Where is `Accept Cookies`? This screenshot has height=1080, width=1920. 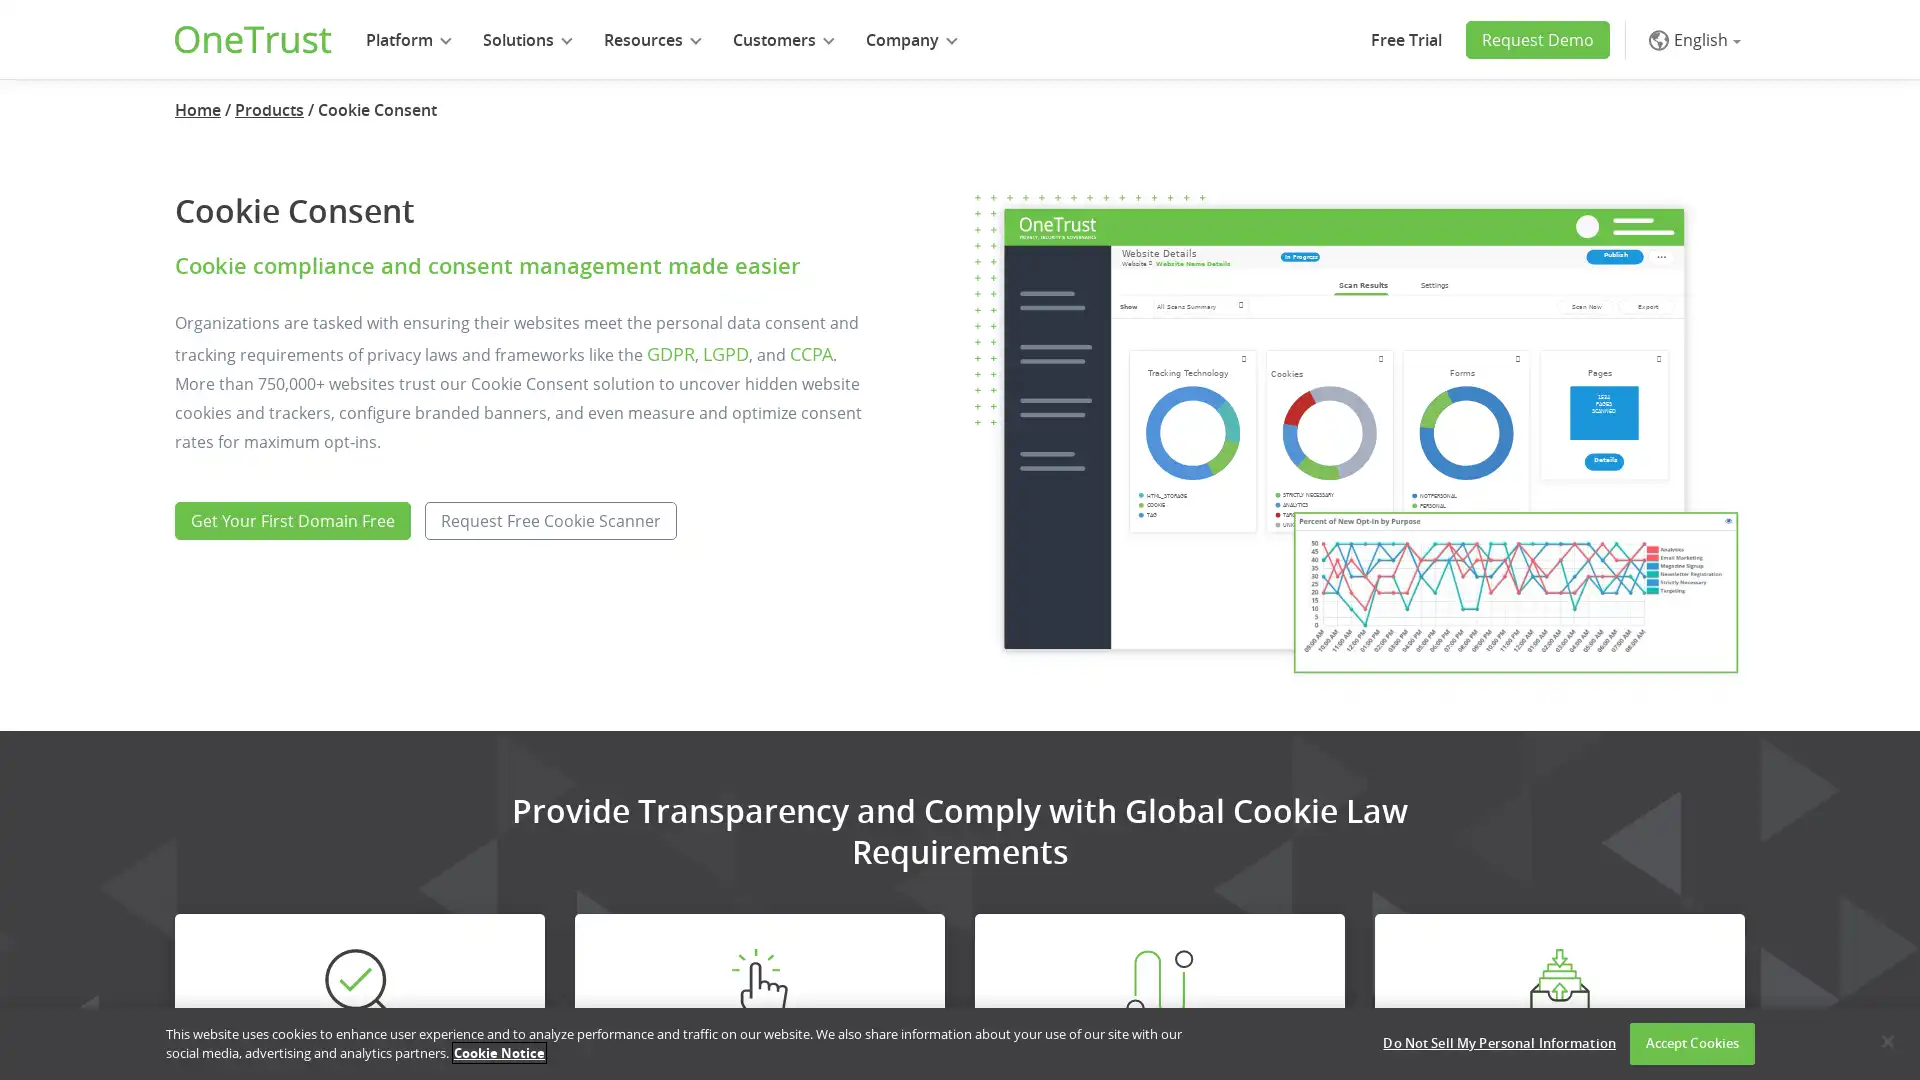
Accept Cookies is located at coordinates (1691, 1043).